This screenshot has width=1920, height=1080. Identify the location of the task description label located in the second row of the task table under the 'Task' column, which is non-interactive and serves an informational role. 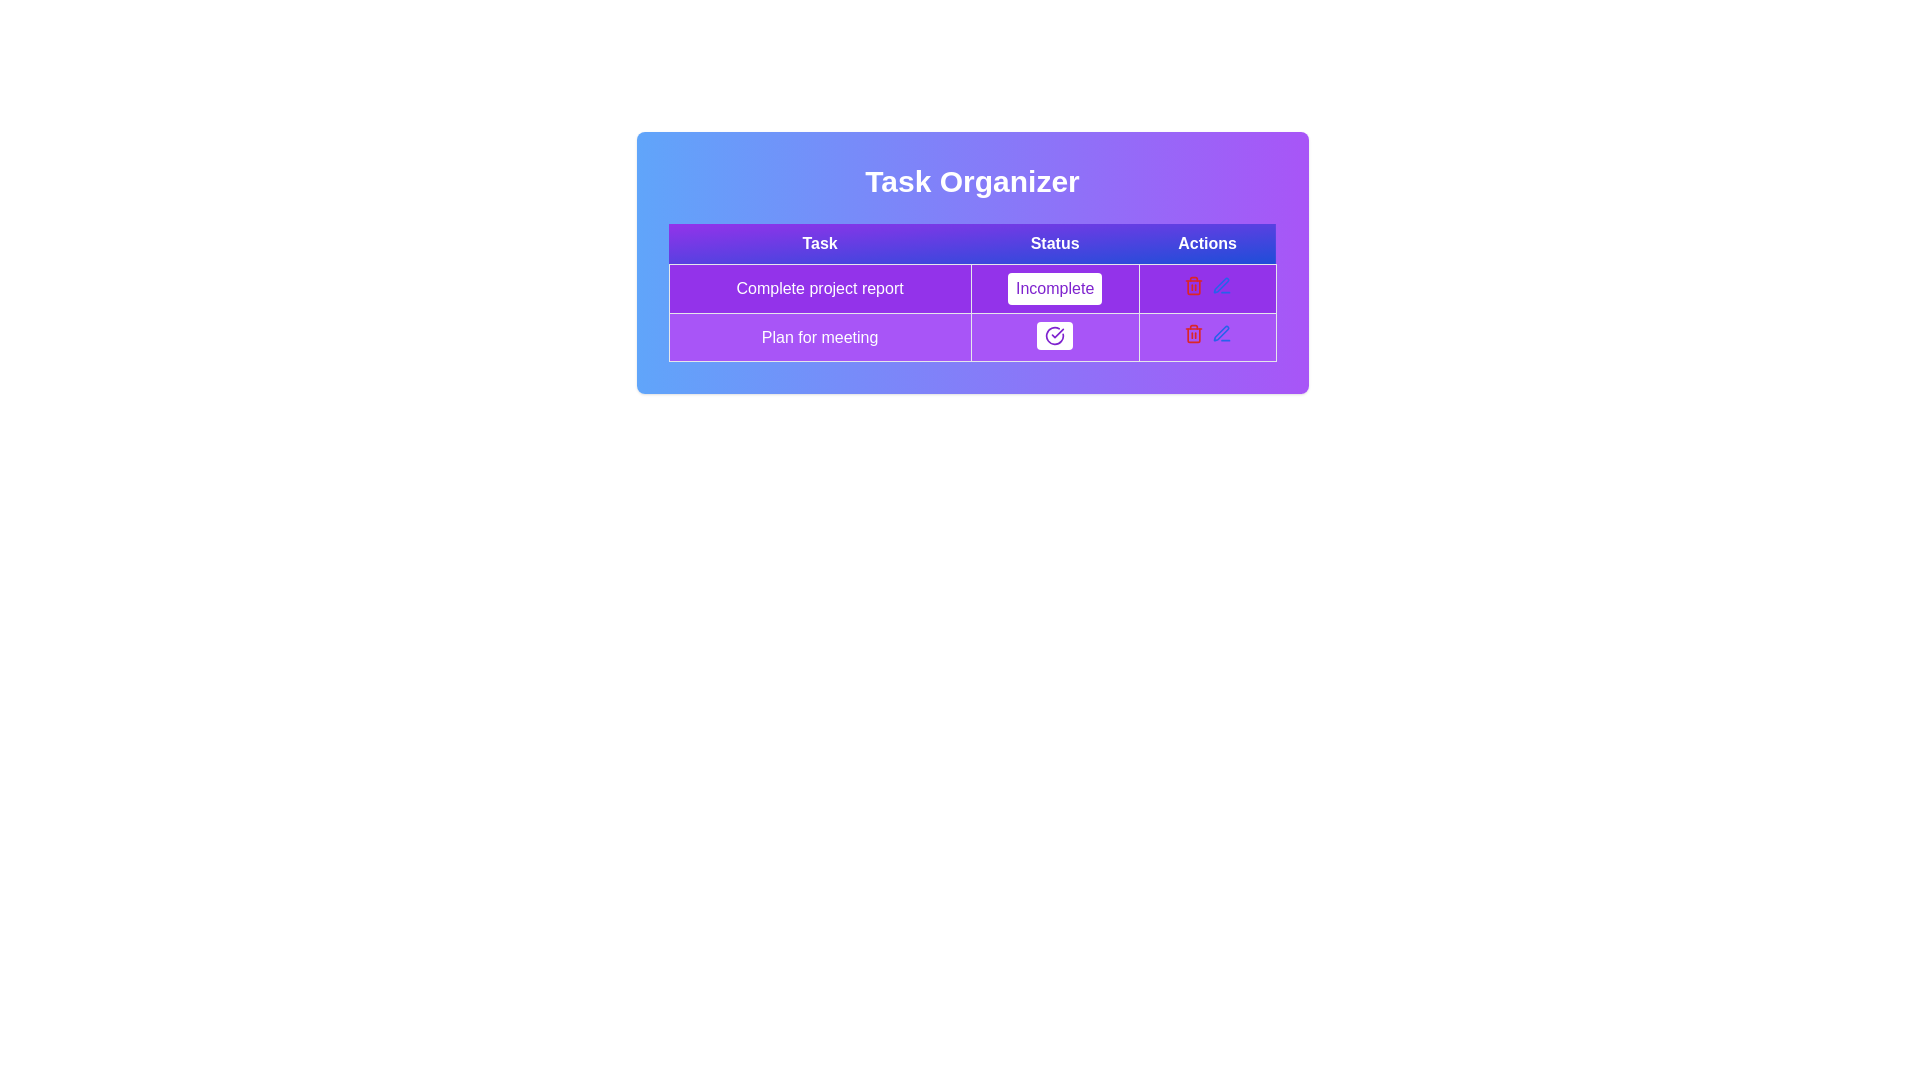
(820, 336).